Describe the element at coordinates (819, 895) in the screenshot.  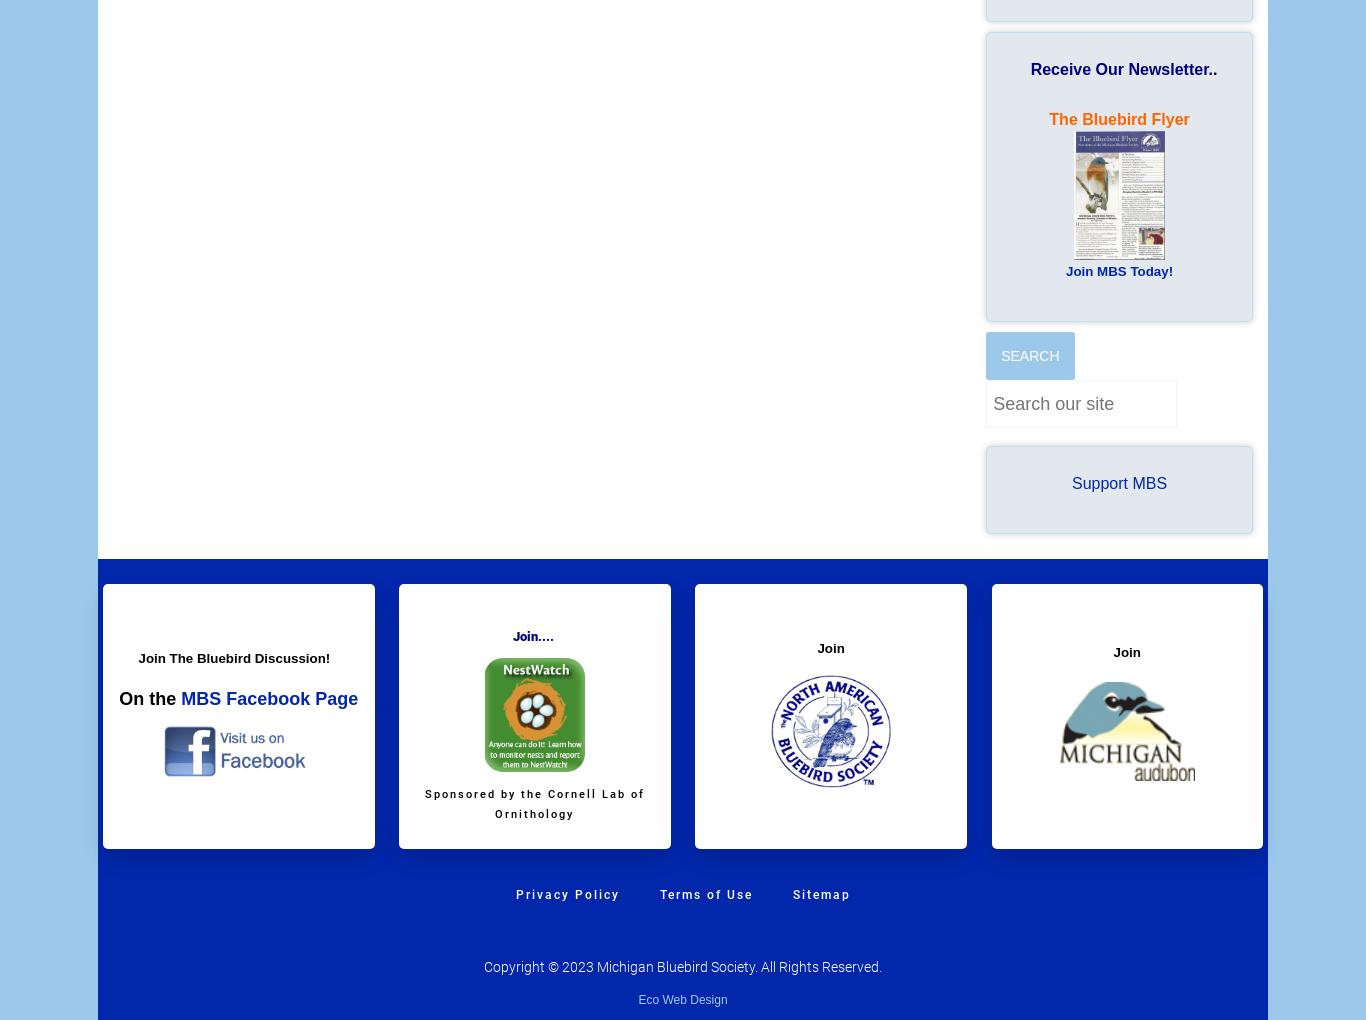
I see `'Sitemap'` at that location.